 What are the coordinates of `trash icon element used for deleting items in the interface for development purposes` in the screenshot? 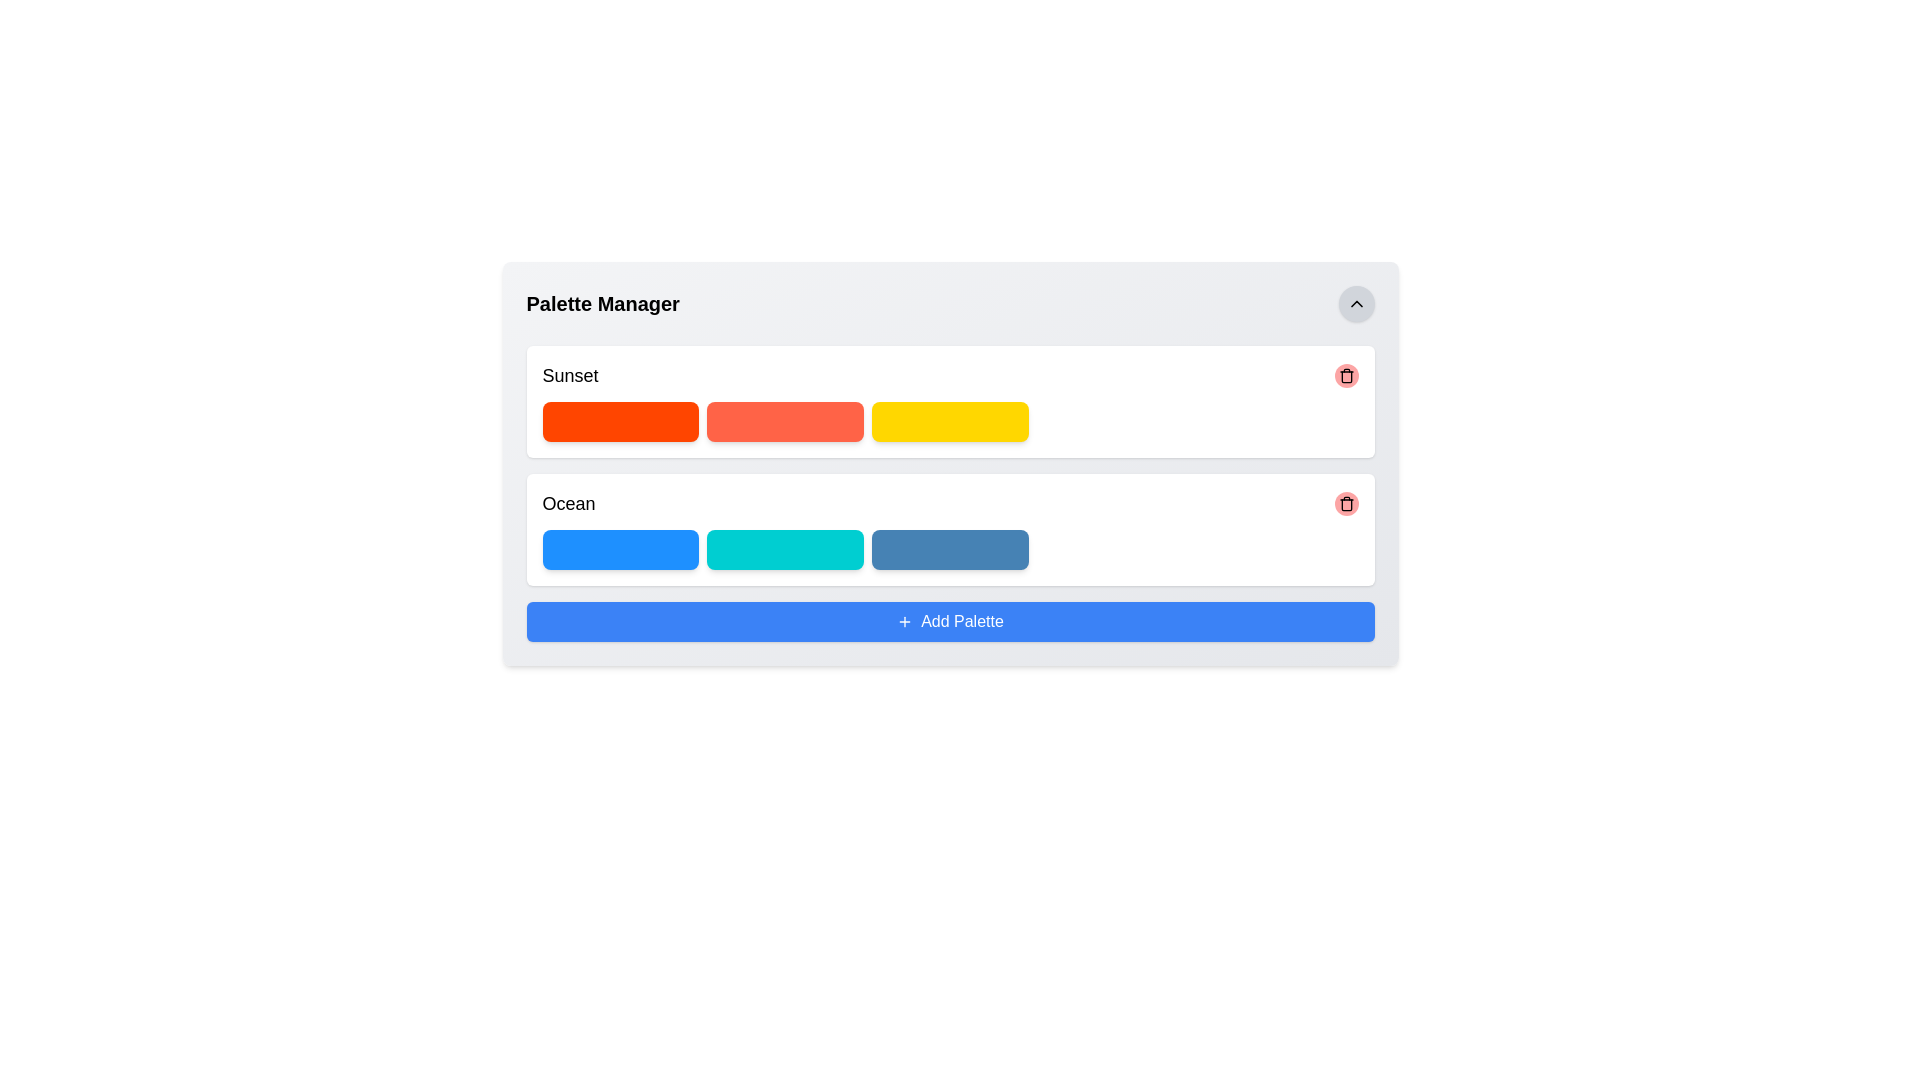 It's located at (1346, 377).